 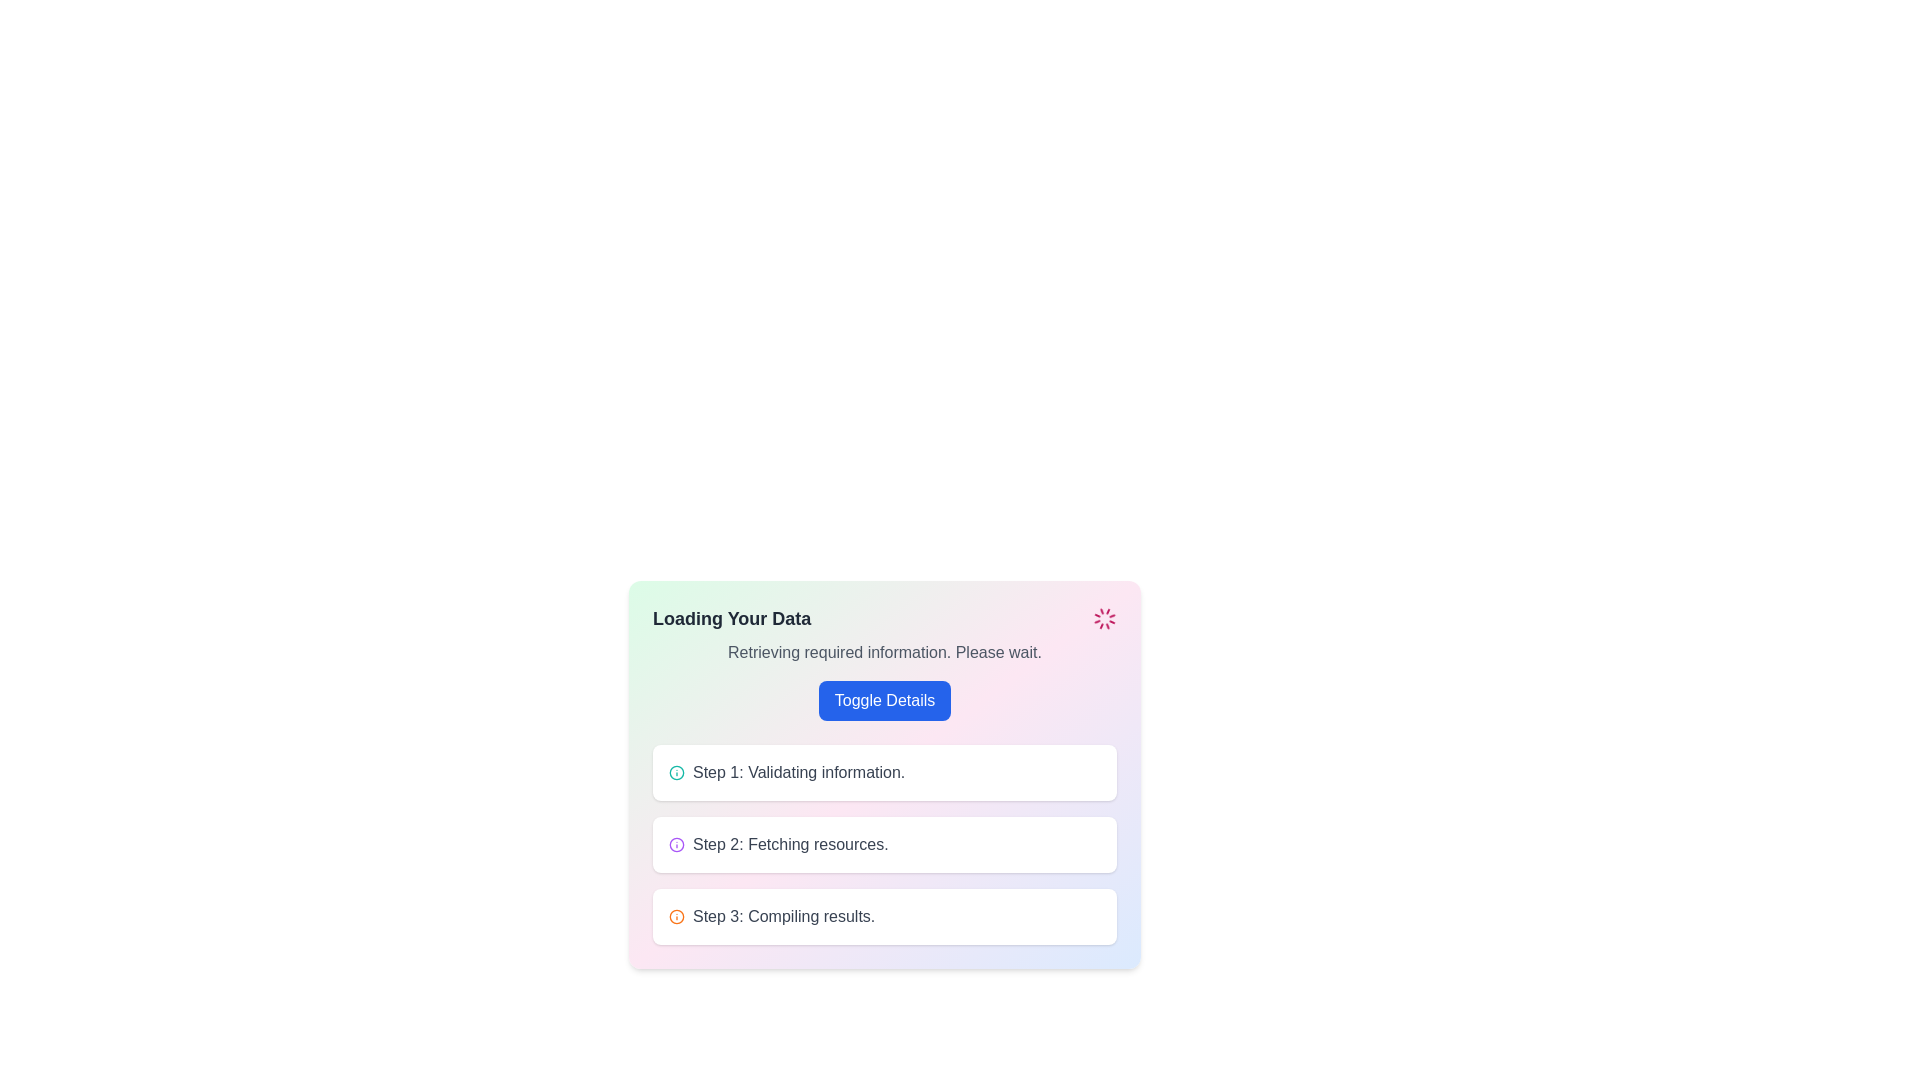 I want to click on the first text label with a supporting icon that represents the first step in a series of three procedural steps in a card-like UI component, so click(x=883, y=771).